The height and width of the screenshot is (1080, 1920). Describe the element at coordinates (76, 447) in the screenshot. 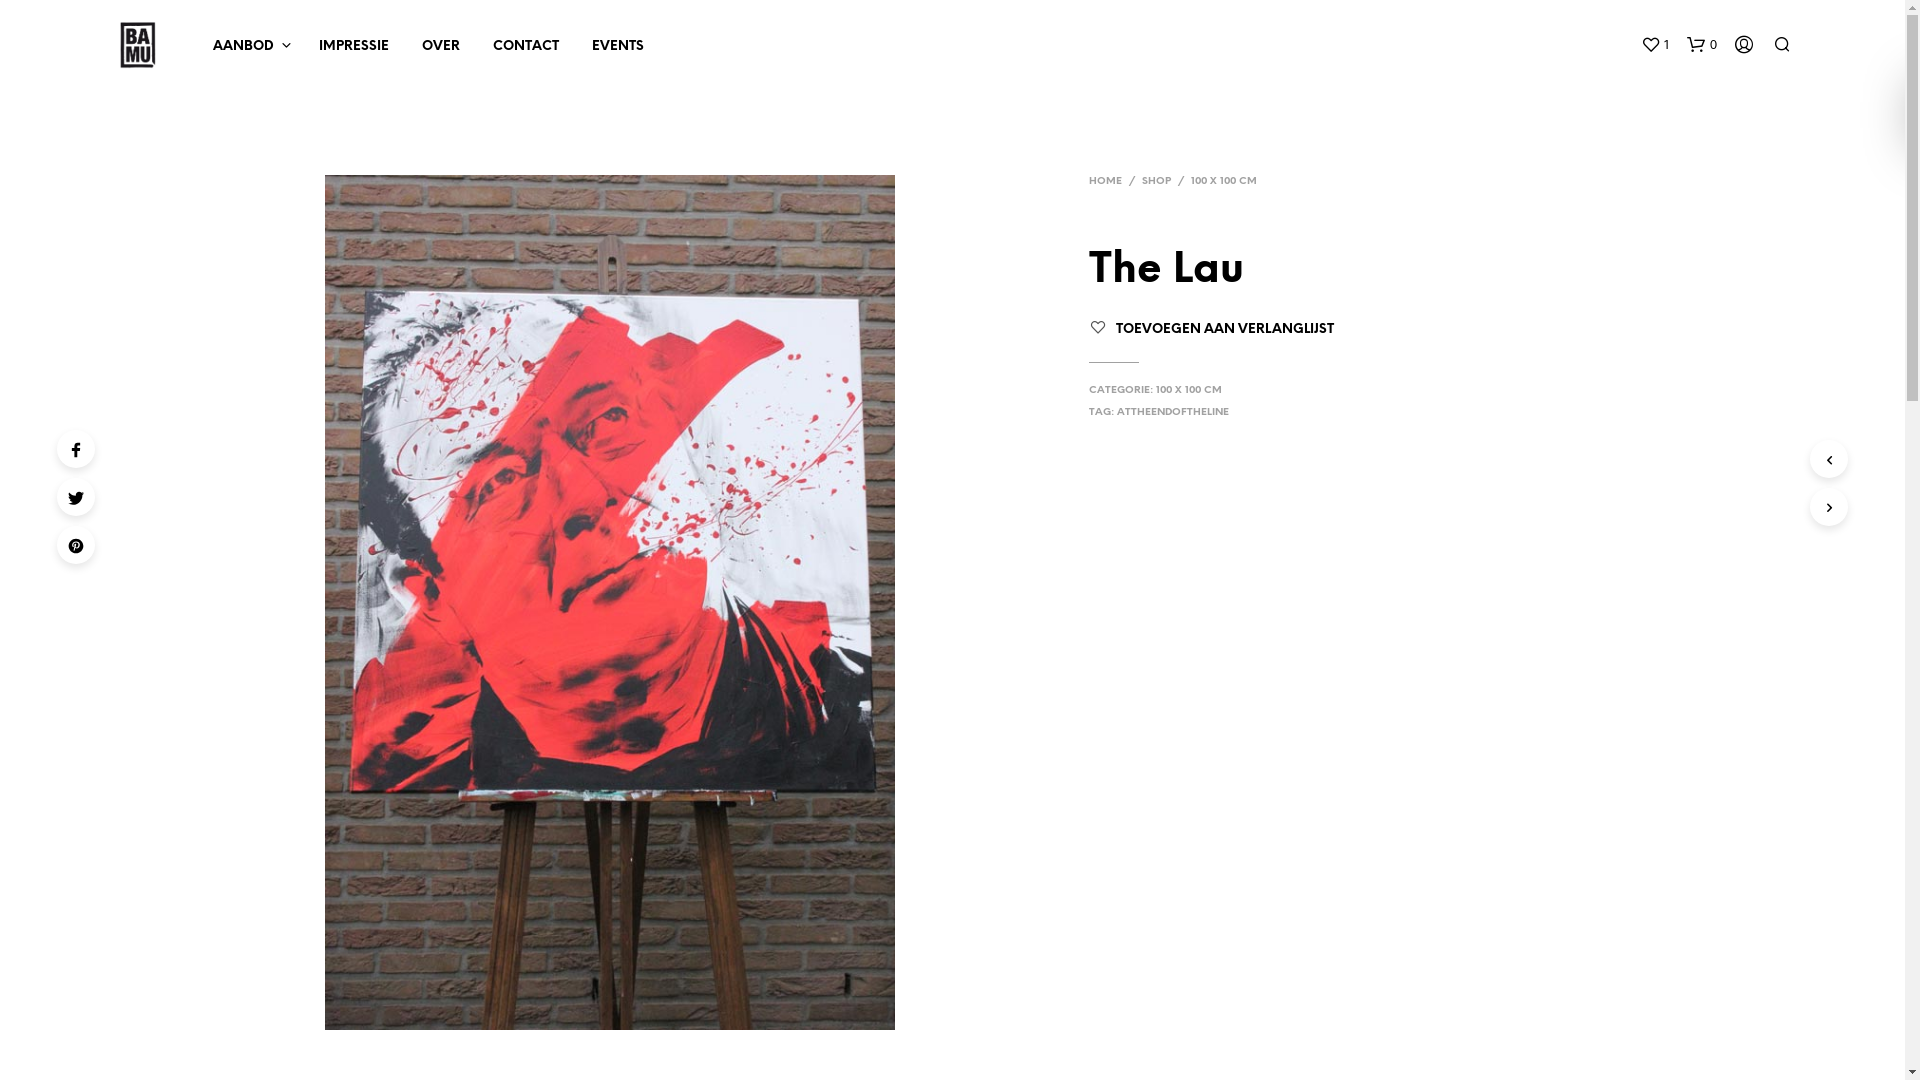

I see `'Facebook'` at that location.